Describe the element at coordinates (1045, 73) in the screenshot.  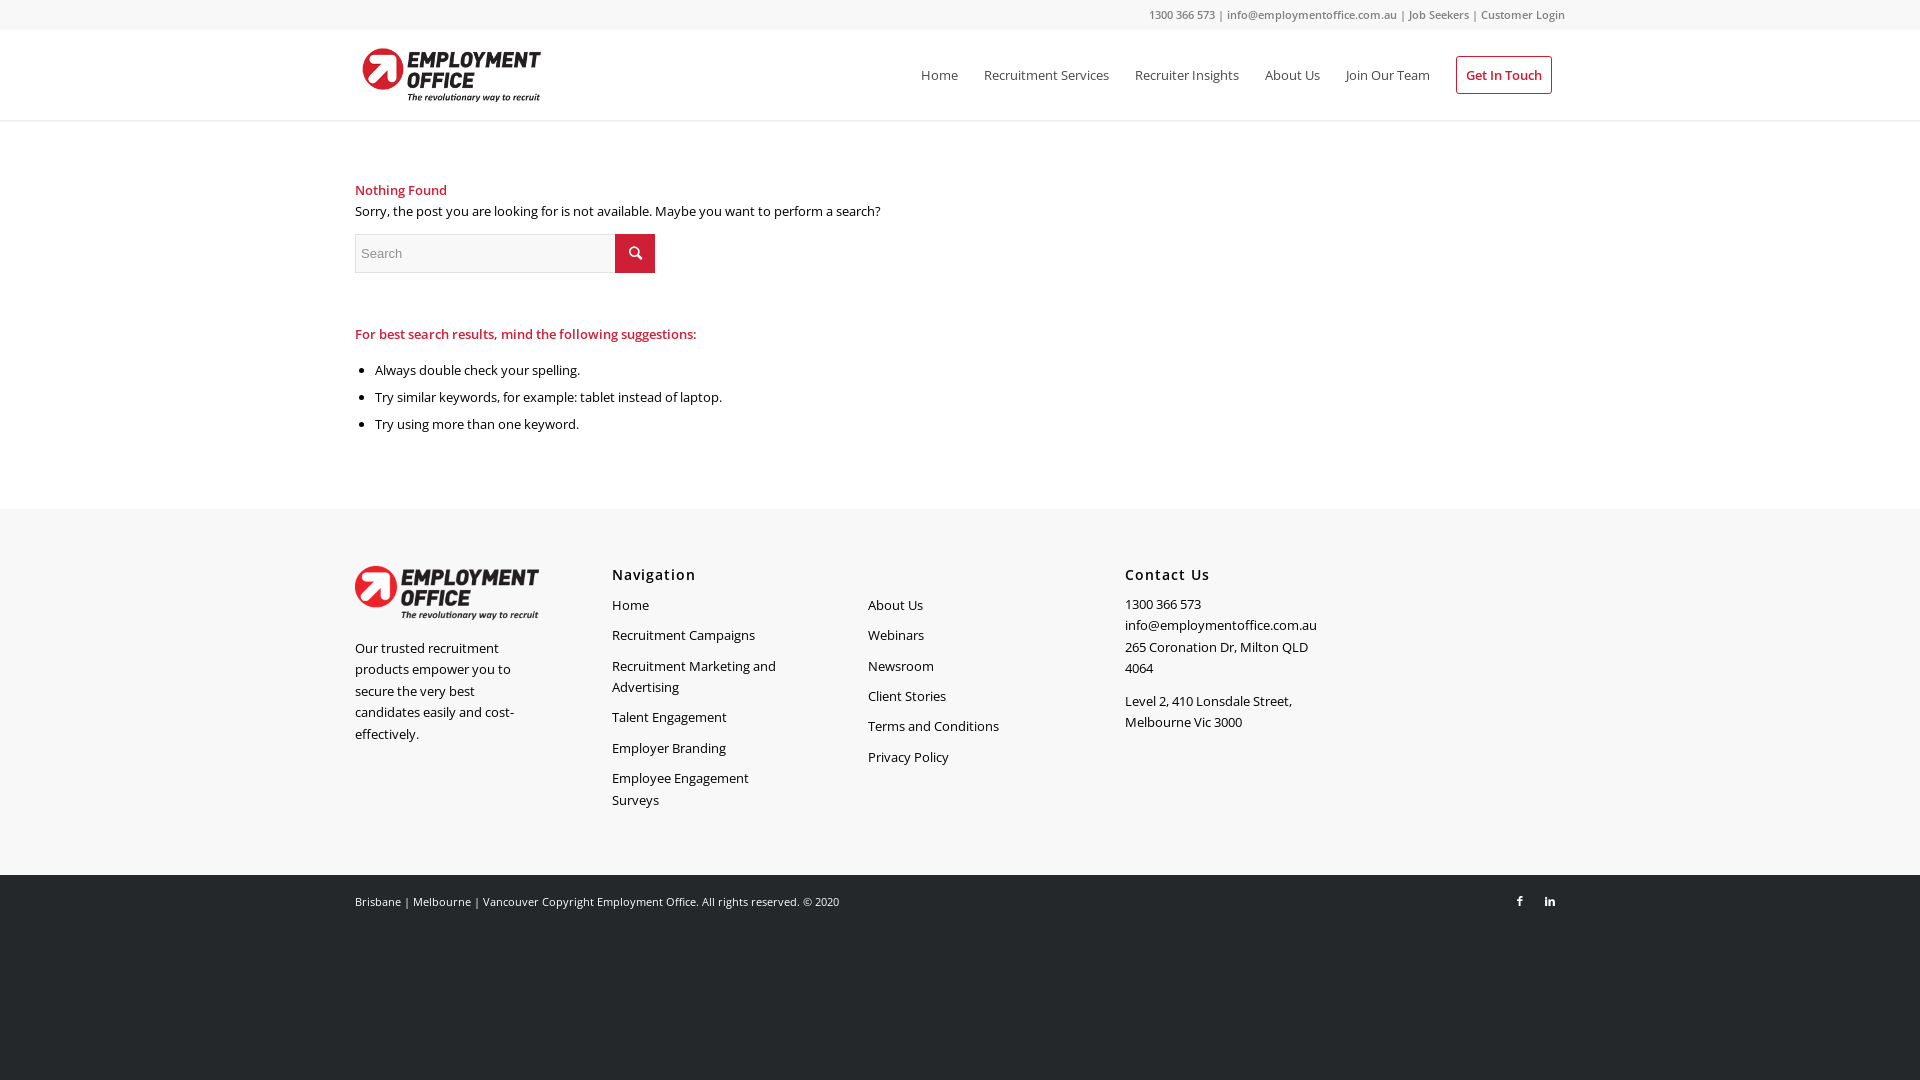
I see `'Recruitment Services'` at that location.